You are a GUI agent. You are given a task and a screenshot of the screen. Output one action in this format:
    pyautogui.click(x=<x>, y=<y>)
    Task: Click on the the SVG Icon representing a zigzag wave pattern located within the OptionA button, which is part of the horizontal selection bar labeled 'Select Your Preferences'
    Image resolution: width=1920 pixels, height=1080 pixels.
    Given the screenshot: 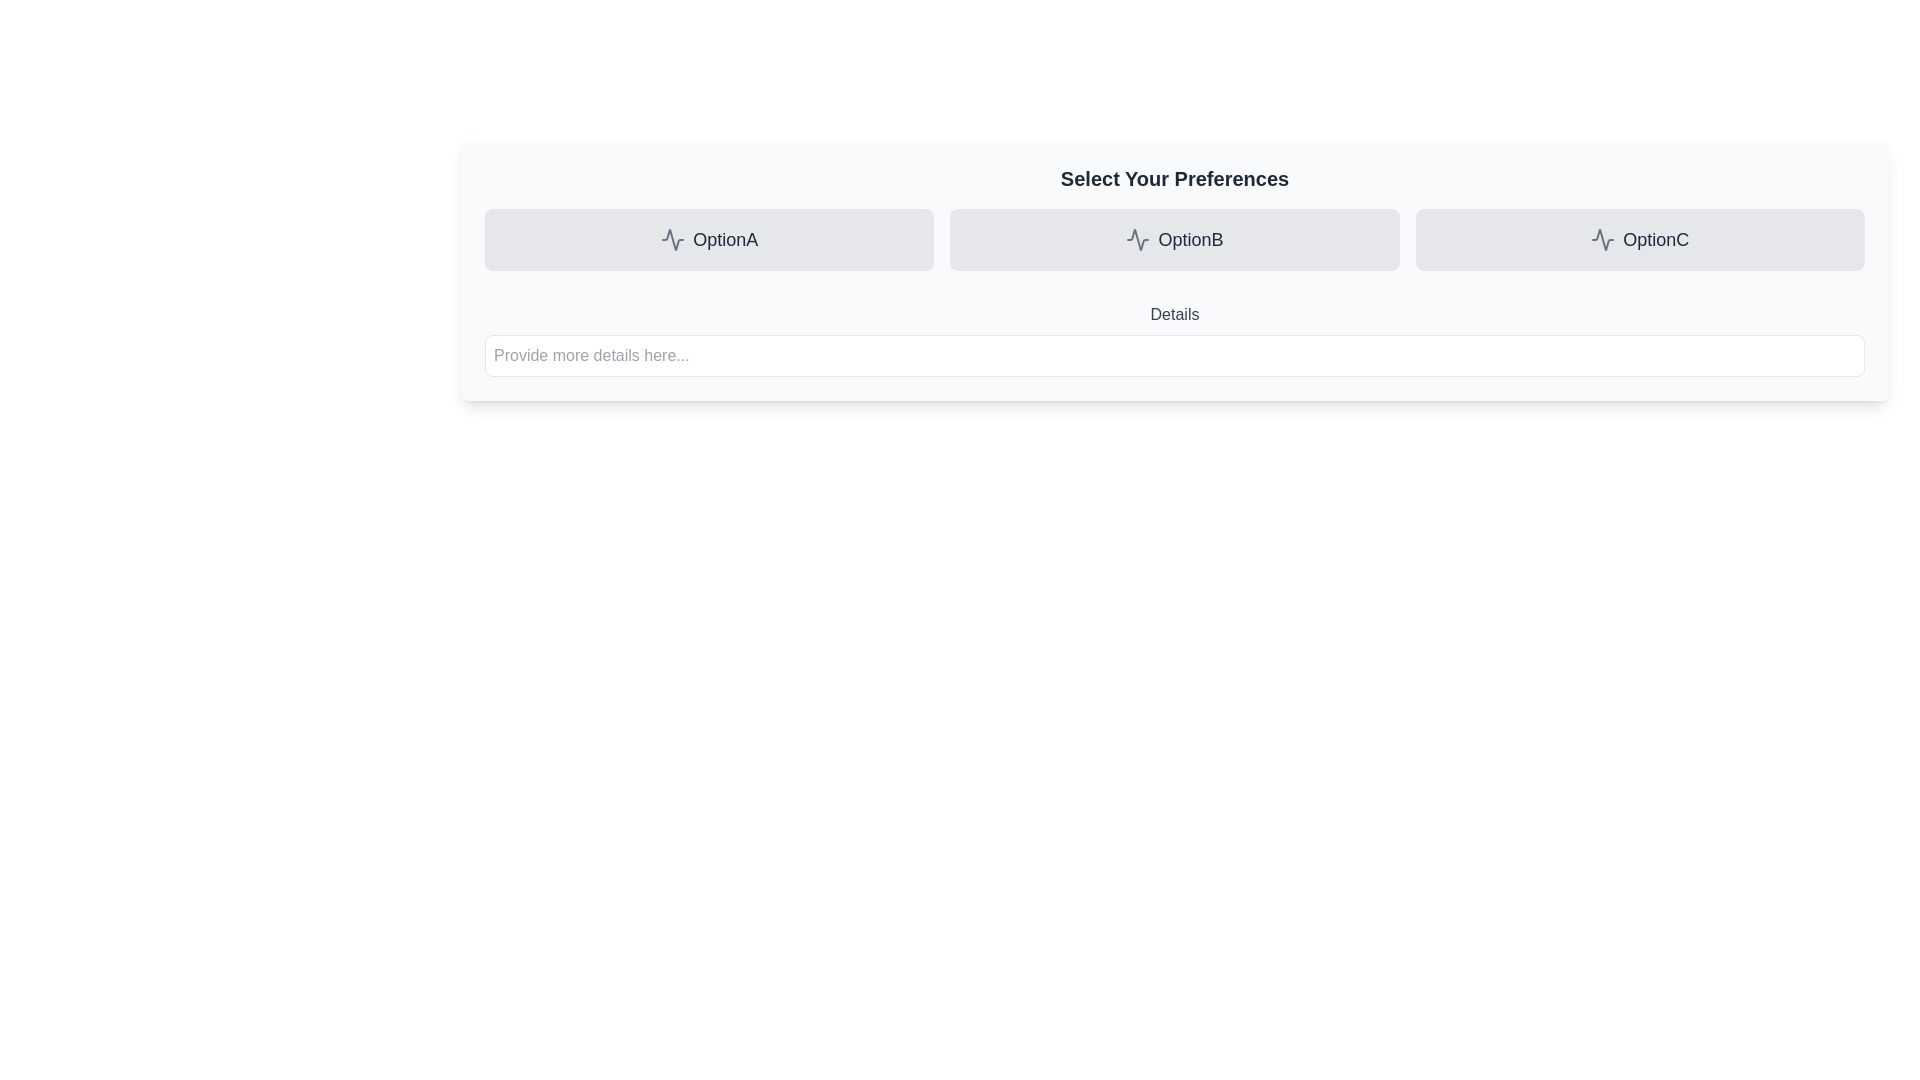 What is the action you would take?
    pyautogui.click(x=673, y=238)
    